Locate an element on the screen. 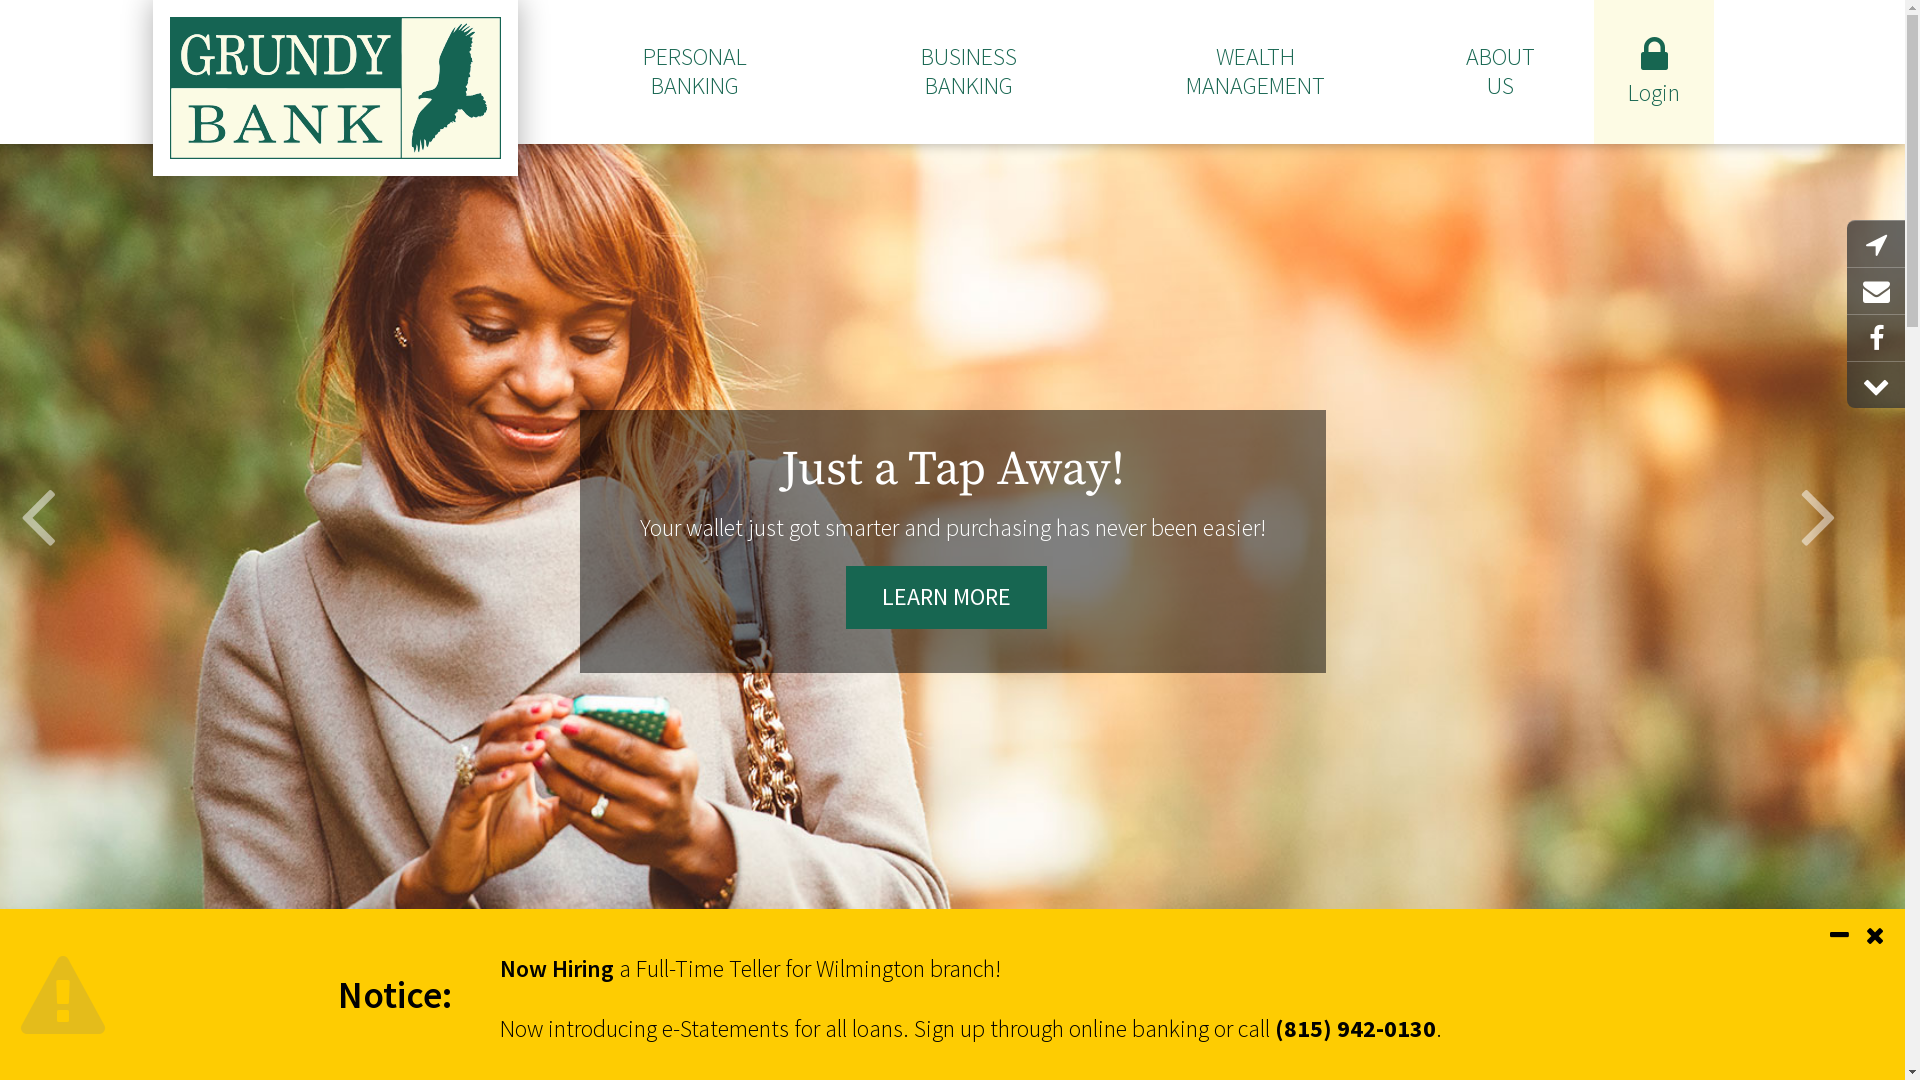 Image resolution: width=1920 pixels, height=1080 pixels. '(815) 942-0130' is located at coordinates (1274, 1028).